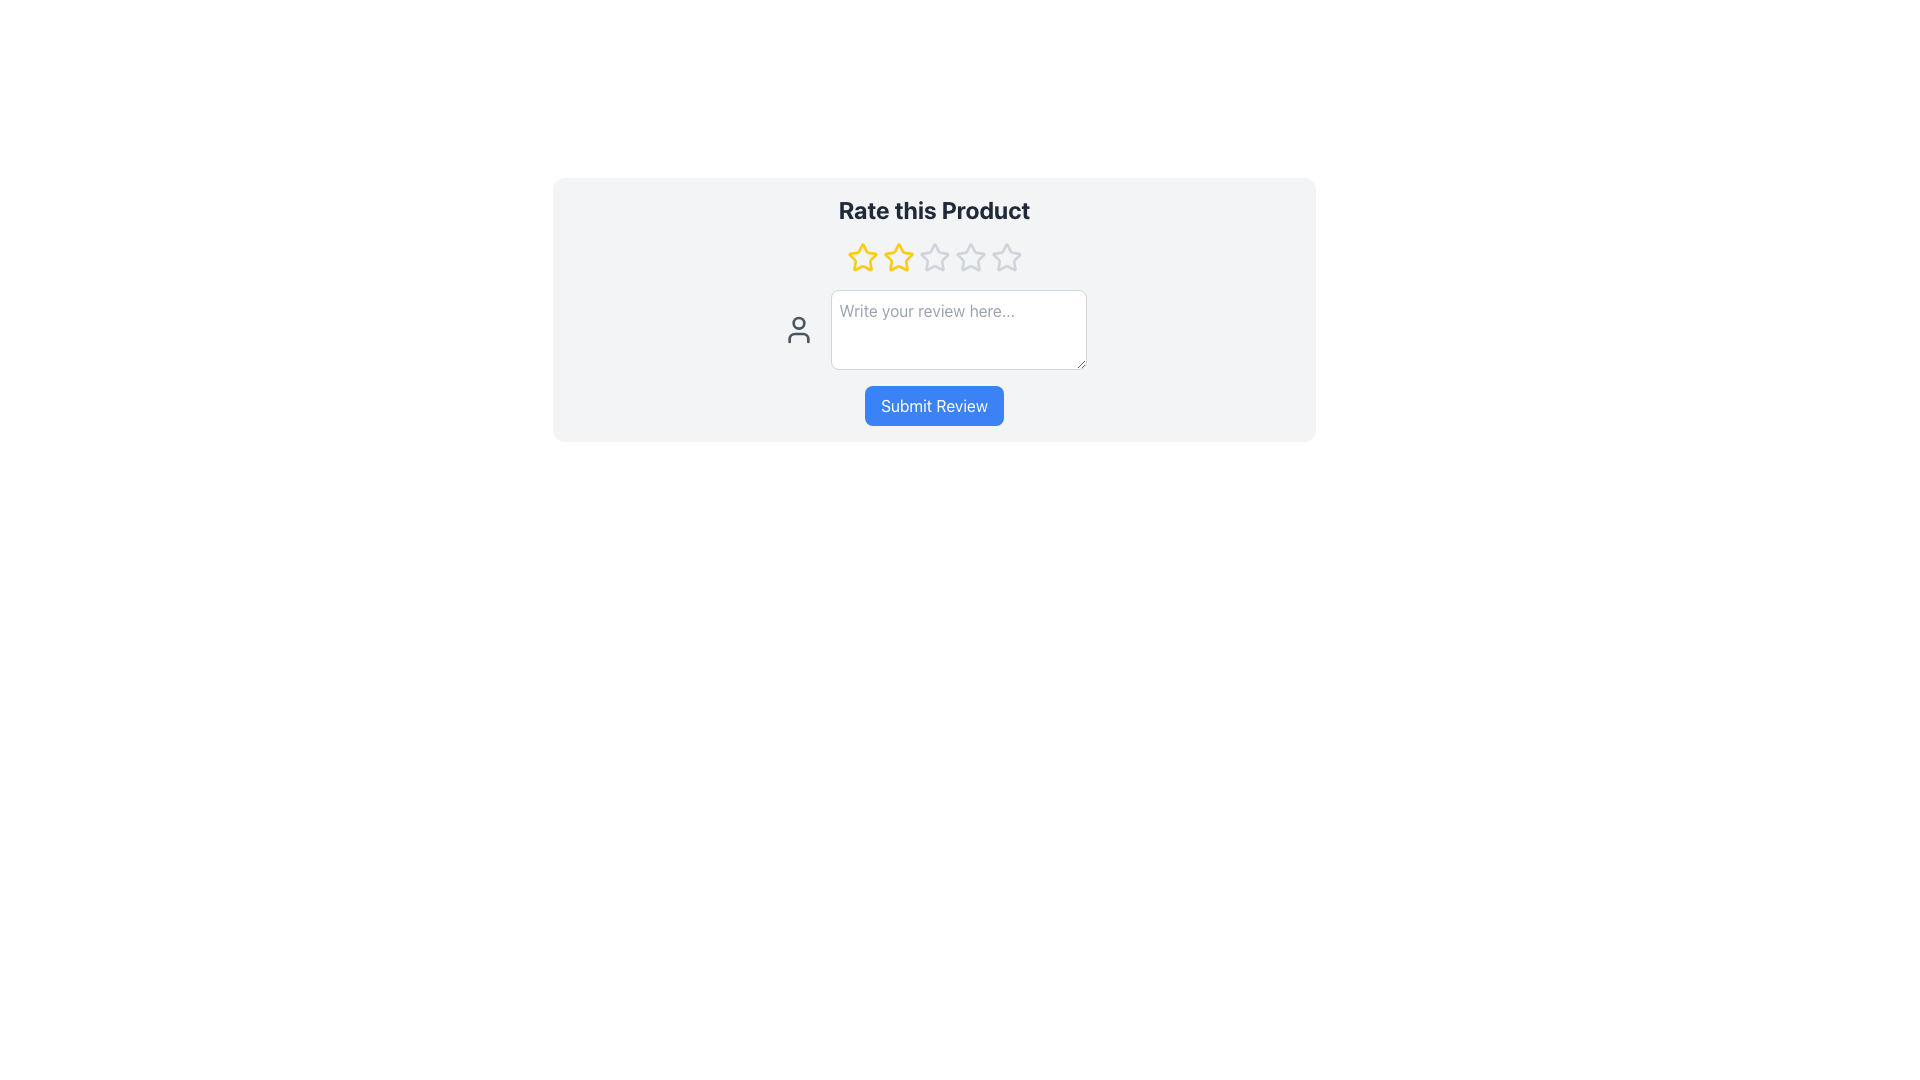 The width and height of the screenshot is (1920, 1080). I want to click on the active yellow star icon, which is the second star in the rating component, as part of the draggable rating control, so click(897, 257).